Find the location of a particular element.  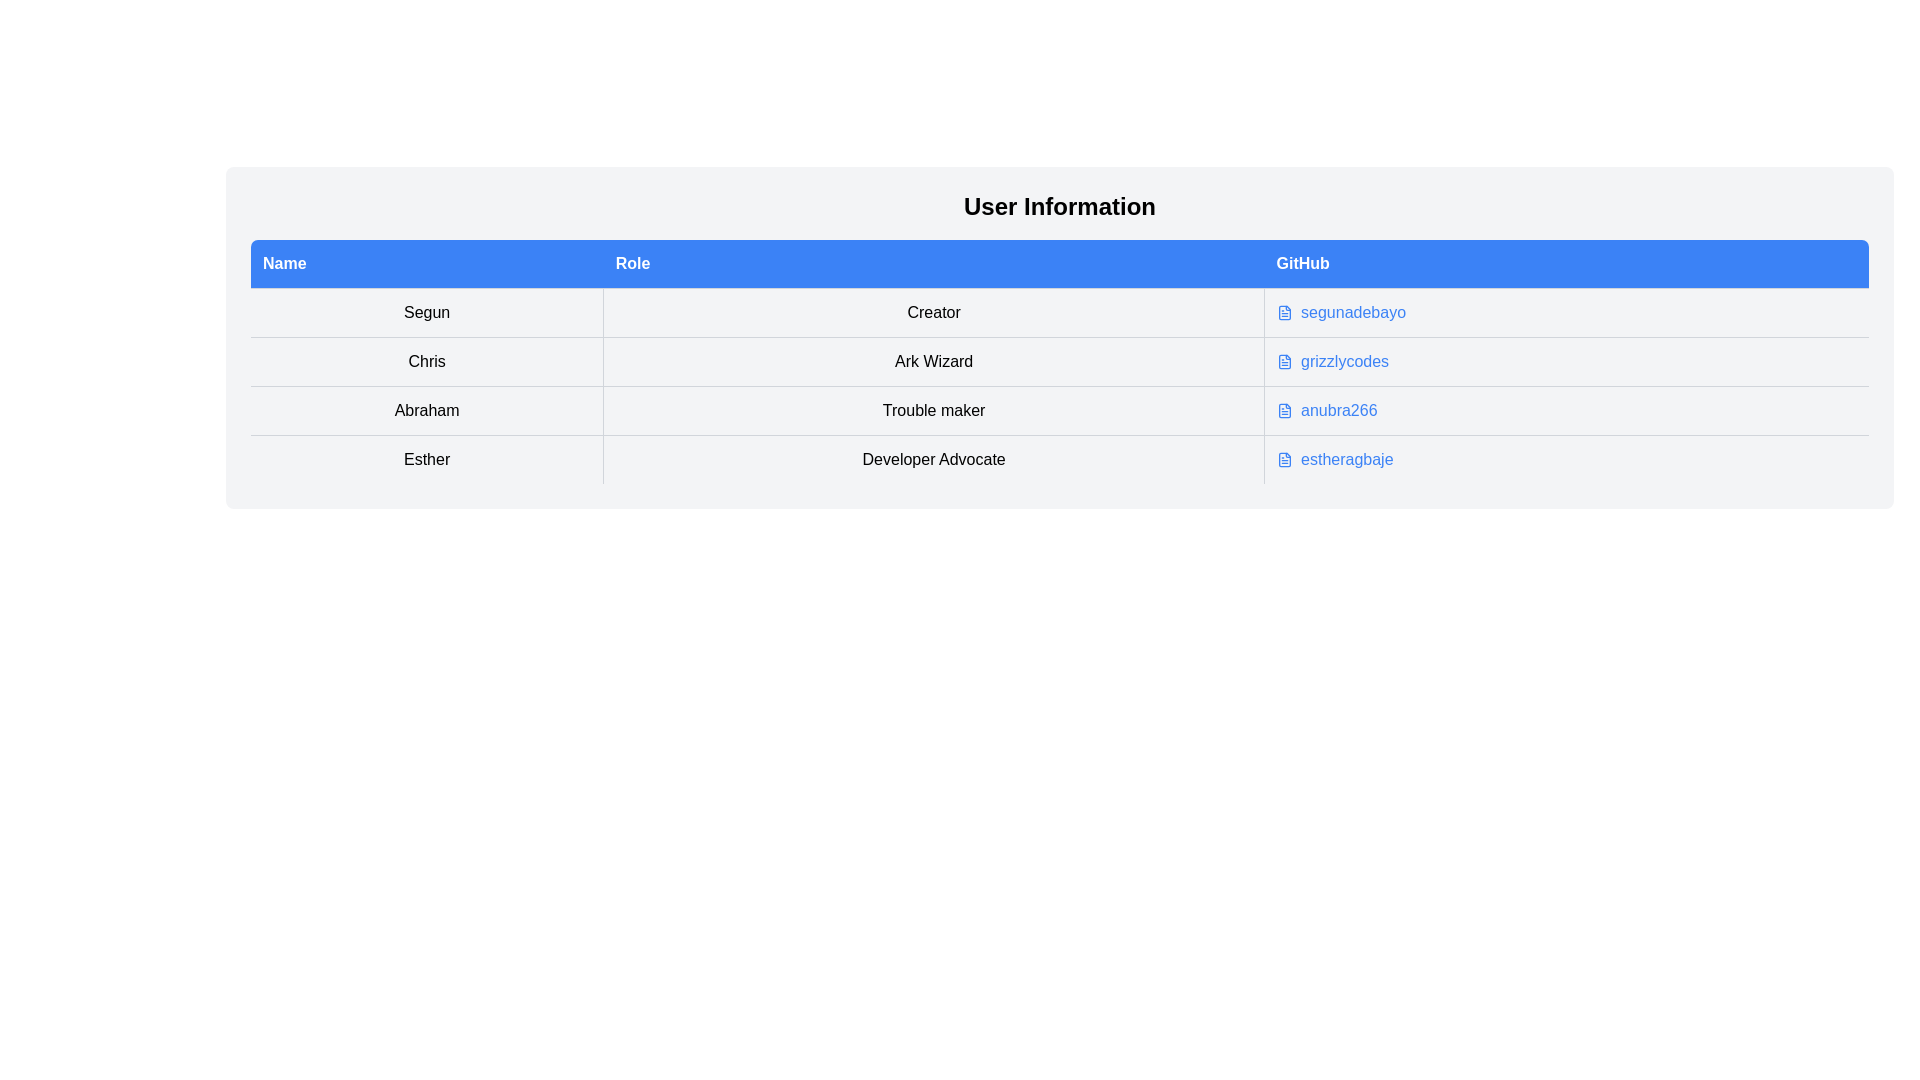

the text label identifying a person or entity located in the second row under the 'Name' header column of the table is located at coordinates (426, 362).